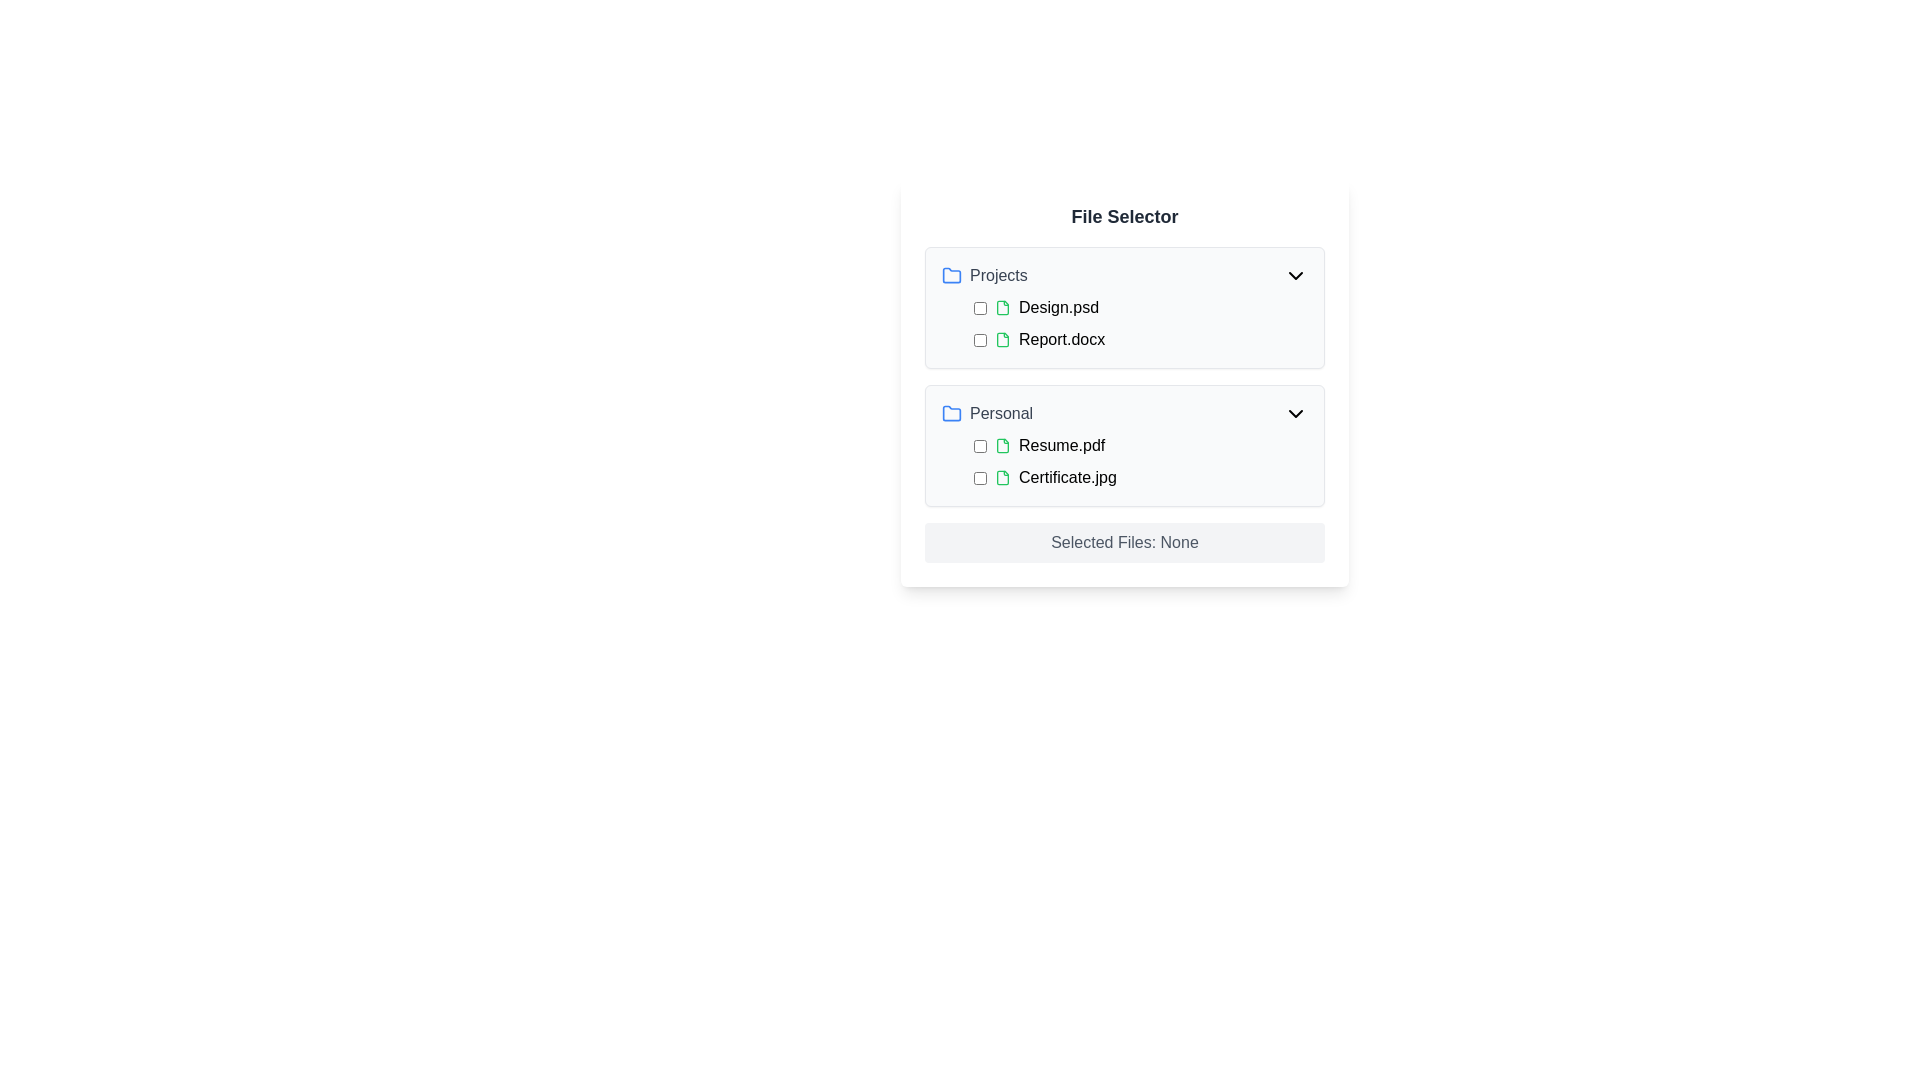 This screenshot has height=1080, width=1920. Describe the element at coordinates (980, 445) in the screenshot. I see `the checkbox located to the left of the text 'Resume.pdf' in the 'File Selector' interface` at that location.